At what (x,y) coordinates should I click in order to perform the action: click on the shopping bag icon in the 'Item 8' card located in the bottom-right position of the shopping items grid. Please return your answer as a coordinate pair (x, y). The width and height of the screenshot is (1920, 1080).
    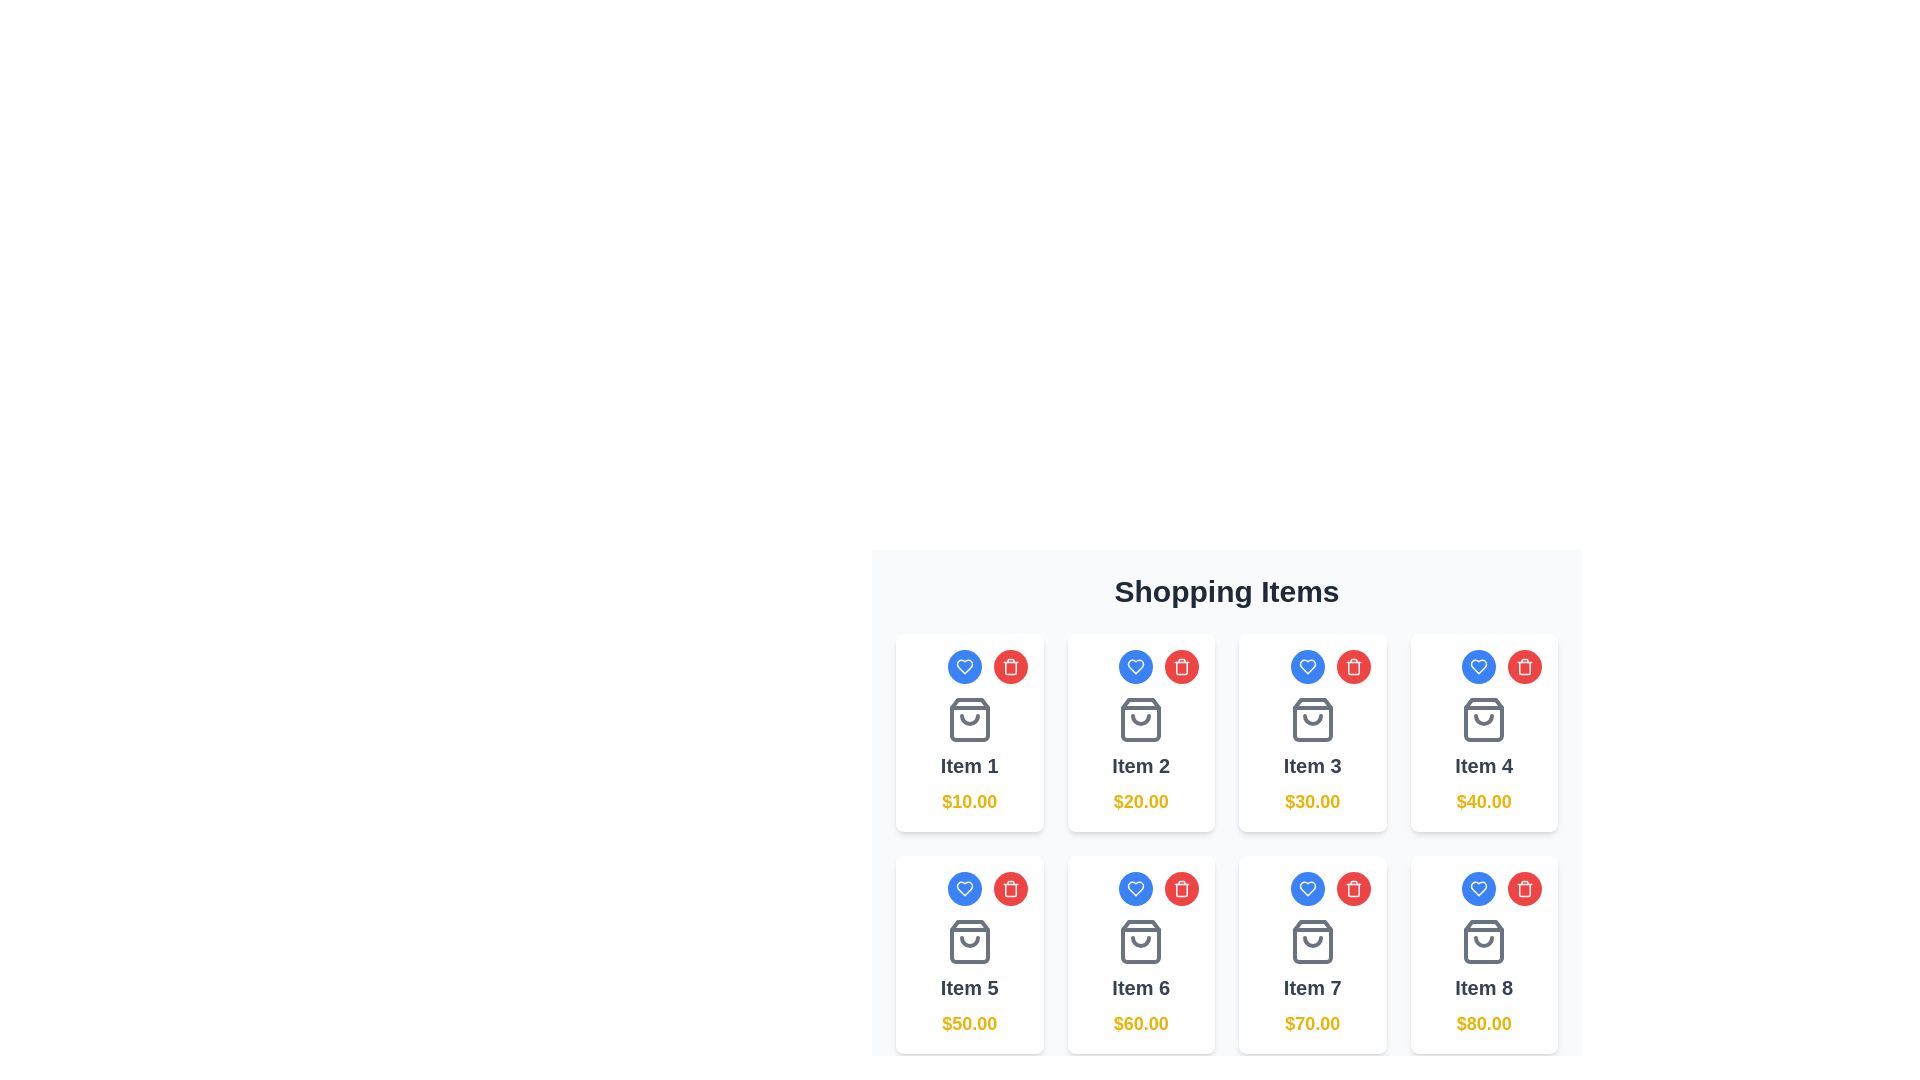
    Looking at the image, I should click on (1484, 977).